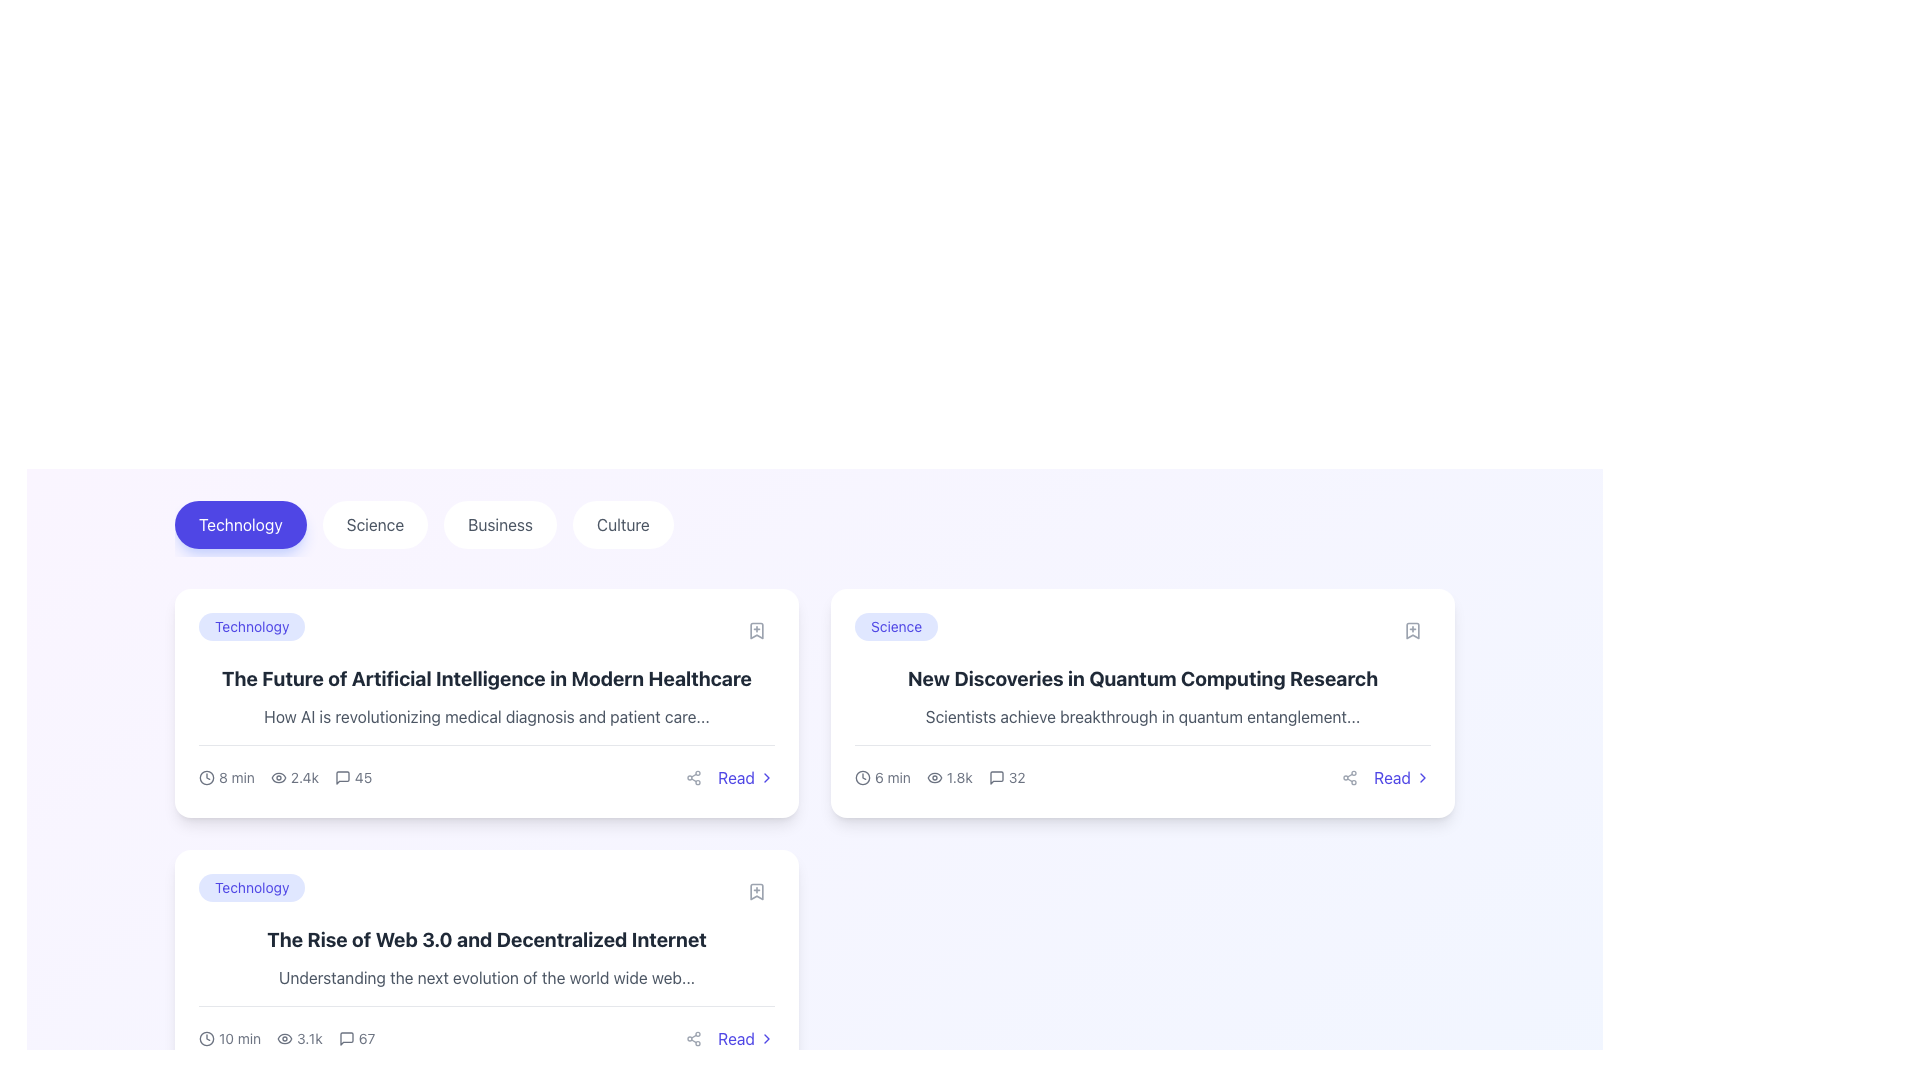  What do you see at coordinates (622, 523) in the screenshot?
I see `the 'Culture' button, which is the fourth button in a horizontal list, located to the right of the 'Business' button` at bounding box center [622, 523].